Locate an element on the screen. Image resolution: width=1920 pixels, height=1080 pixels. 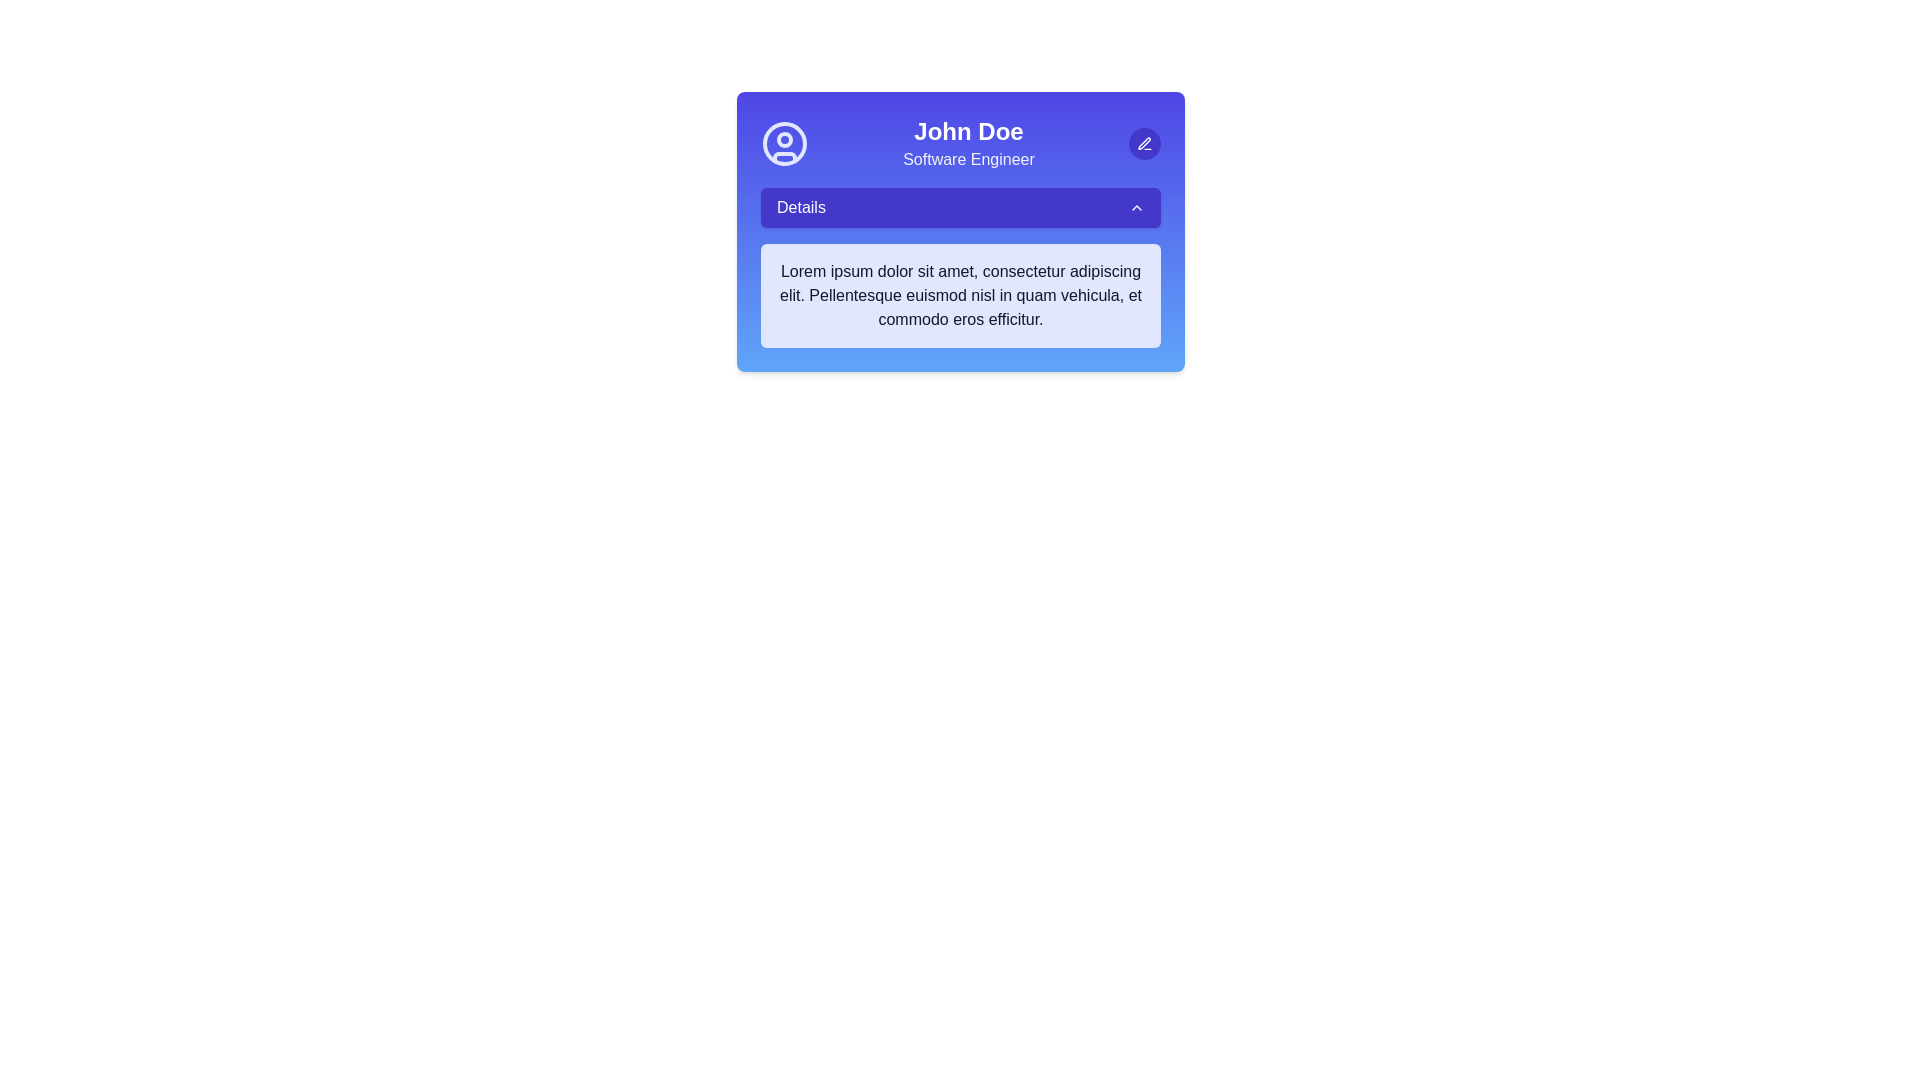
the text label indicating the professional designation of John Doe, which is located directly beneath his title within a centrally aligned card layout is located at coordinates (969, 158).